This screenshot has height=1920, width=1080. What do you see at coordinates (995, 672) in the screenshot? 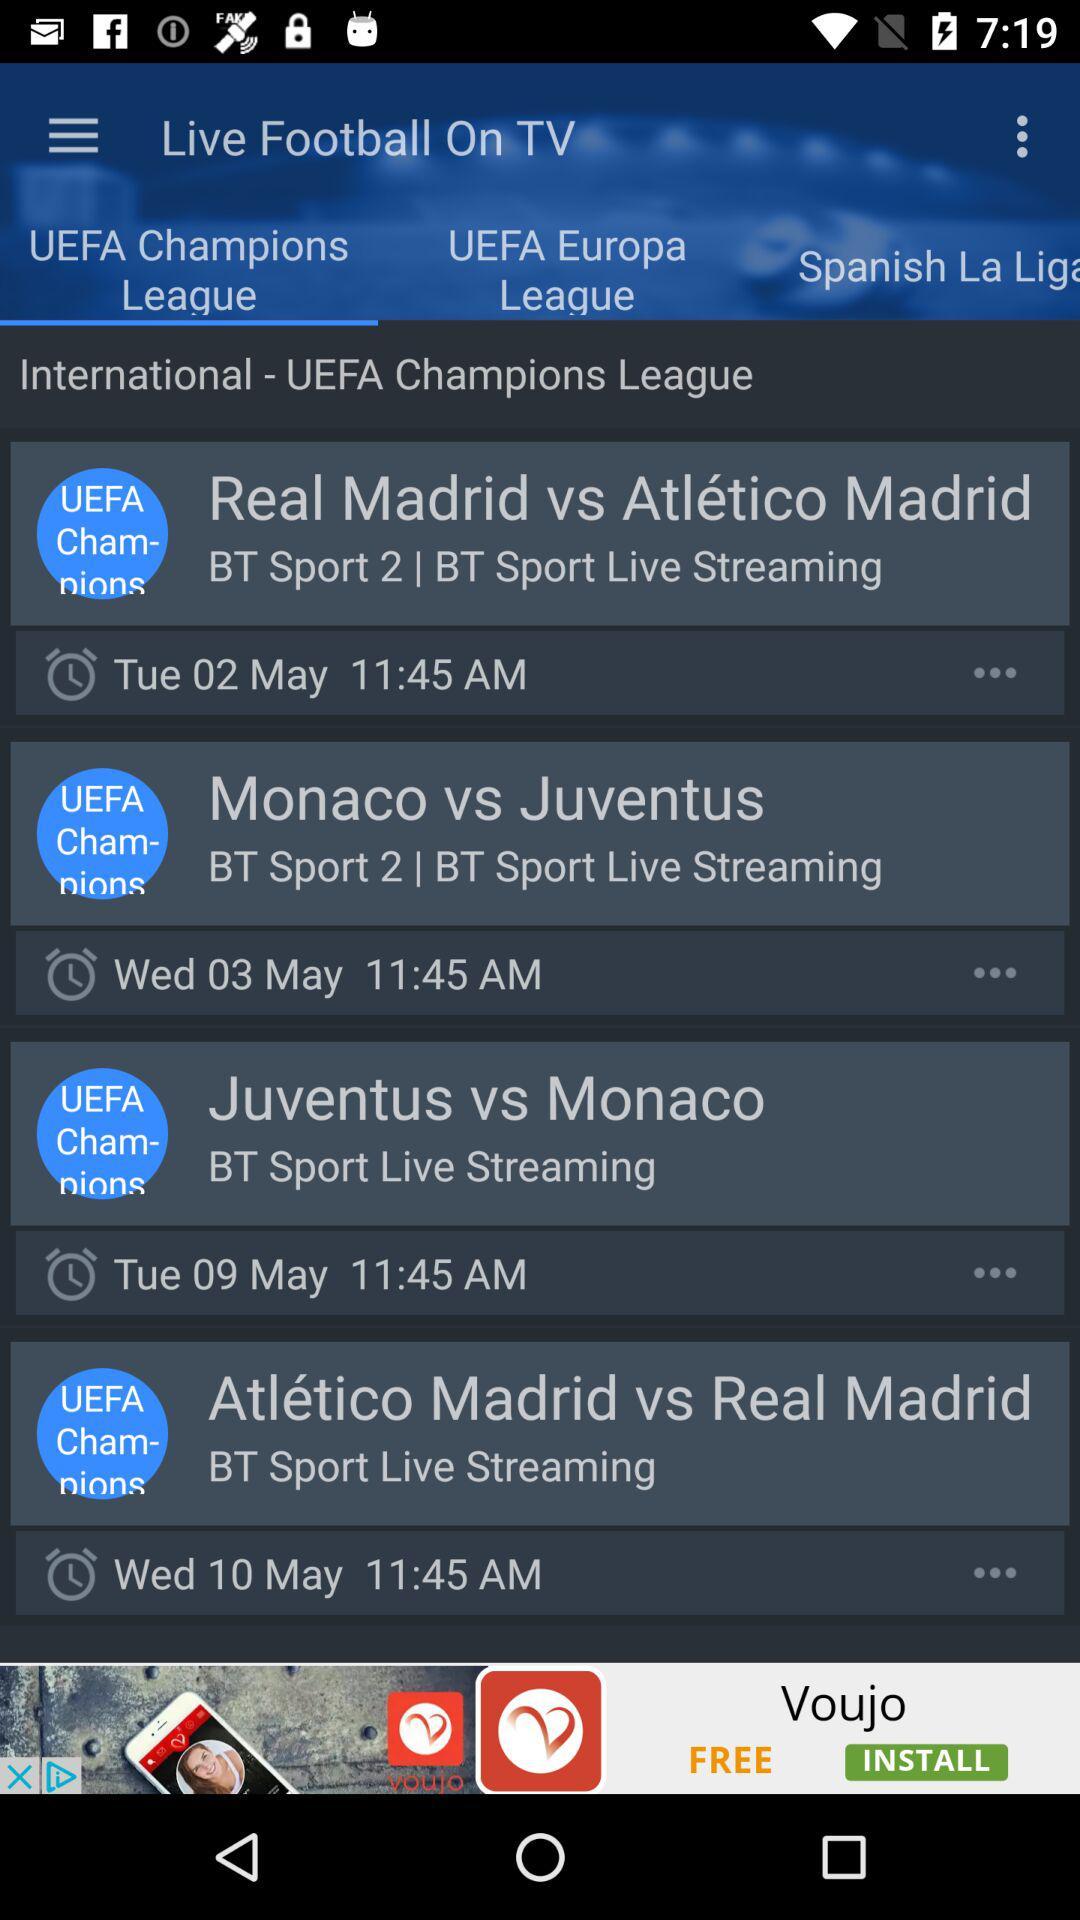
I see `more information` at bounding box center [995, 672].